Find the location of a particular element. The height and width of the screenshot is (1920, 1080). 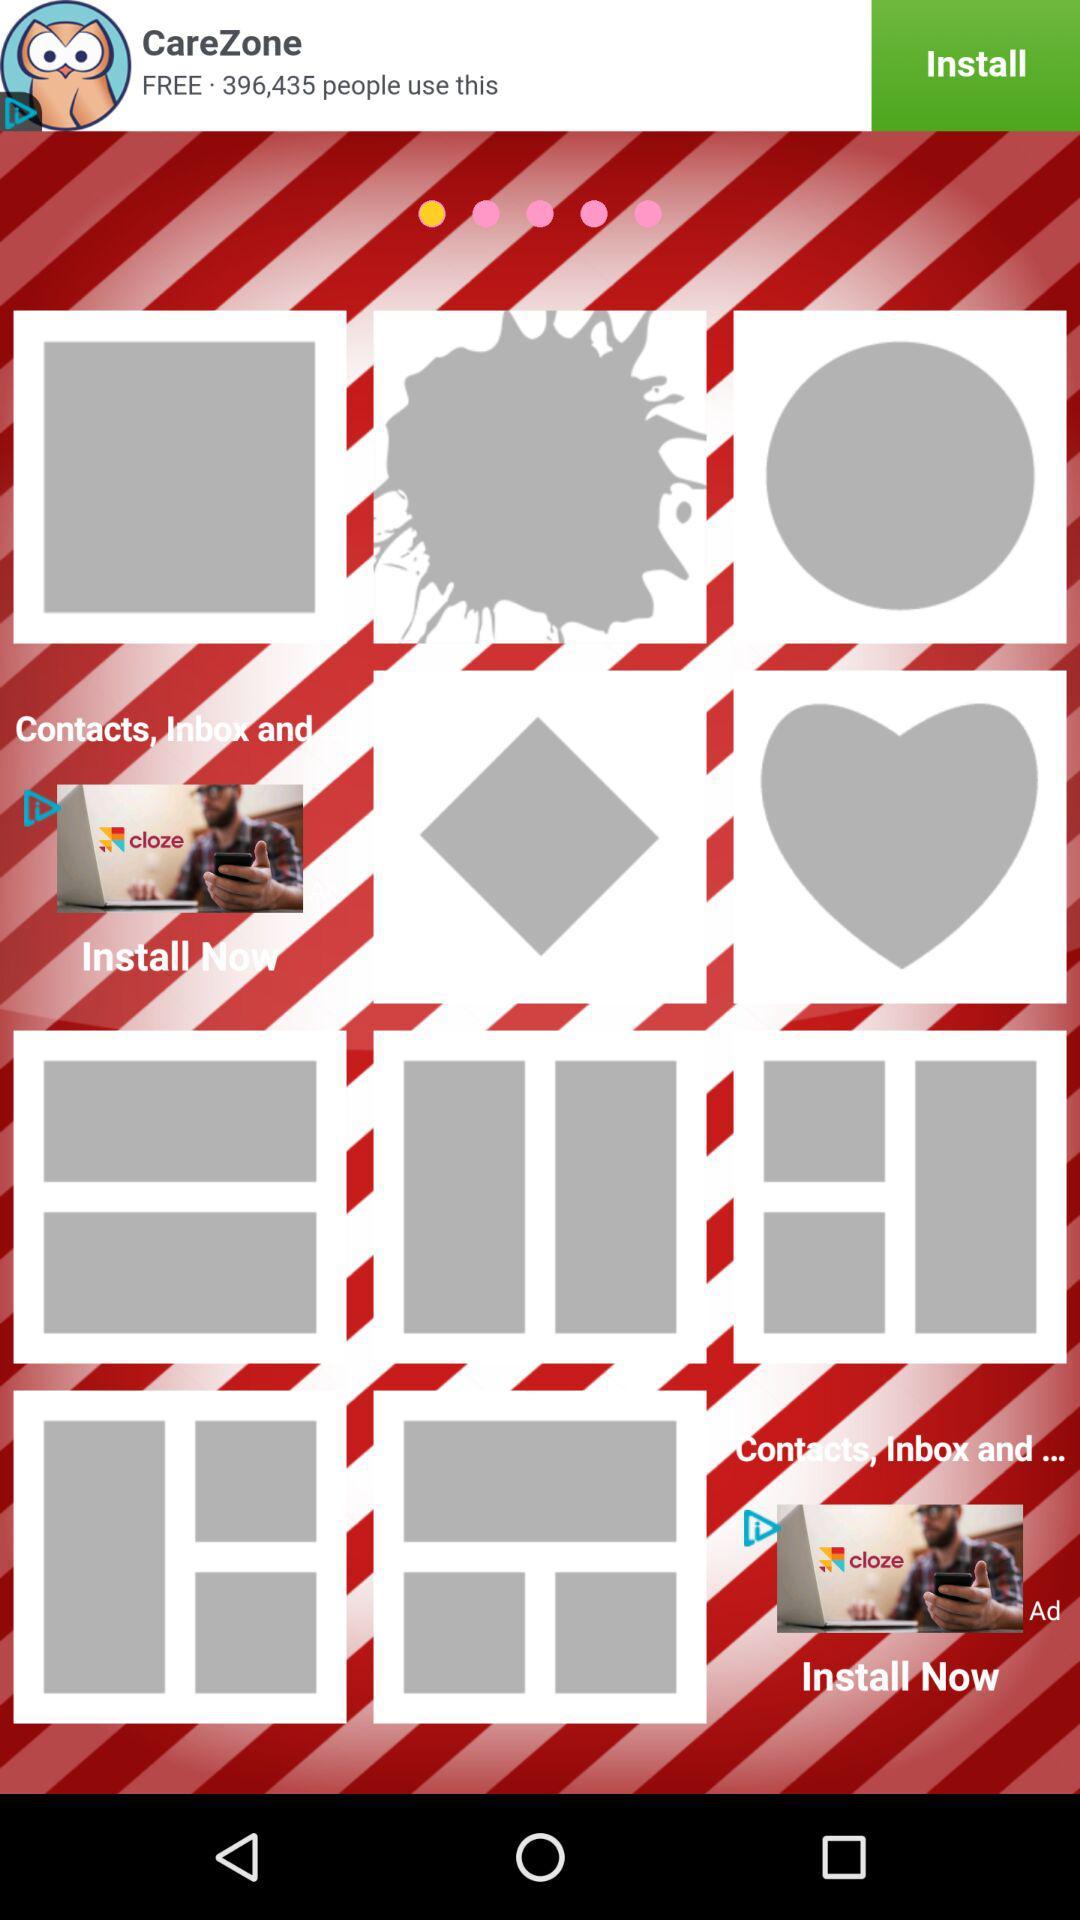

this layout is located at coordinates (180, 1196).